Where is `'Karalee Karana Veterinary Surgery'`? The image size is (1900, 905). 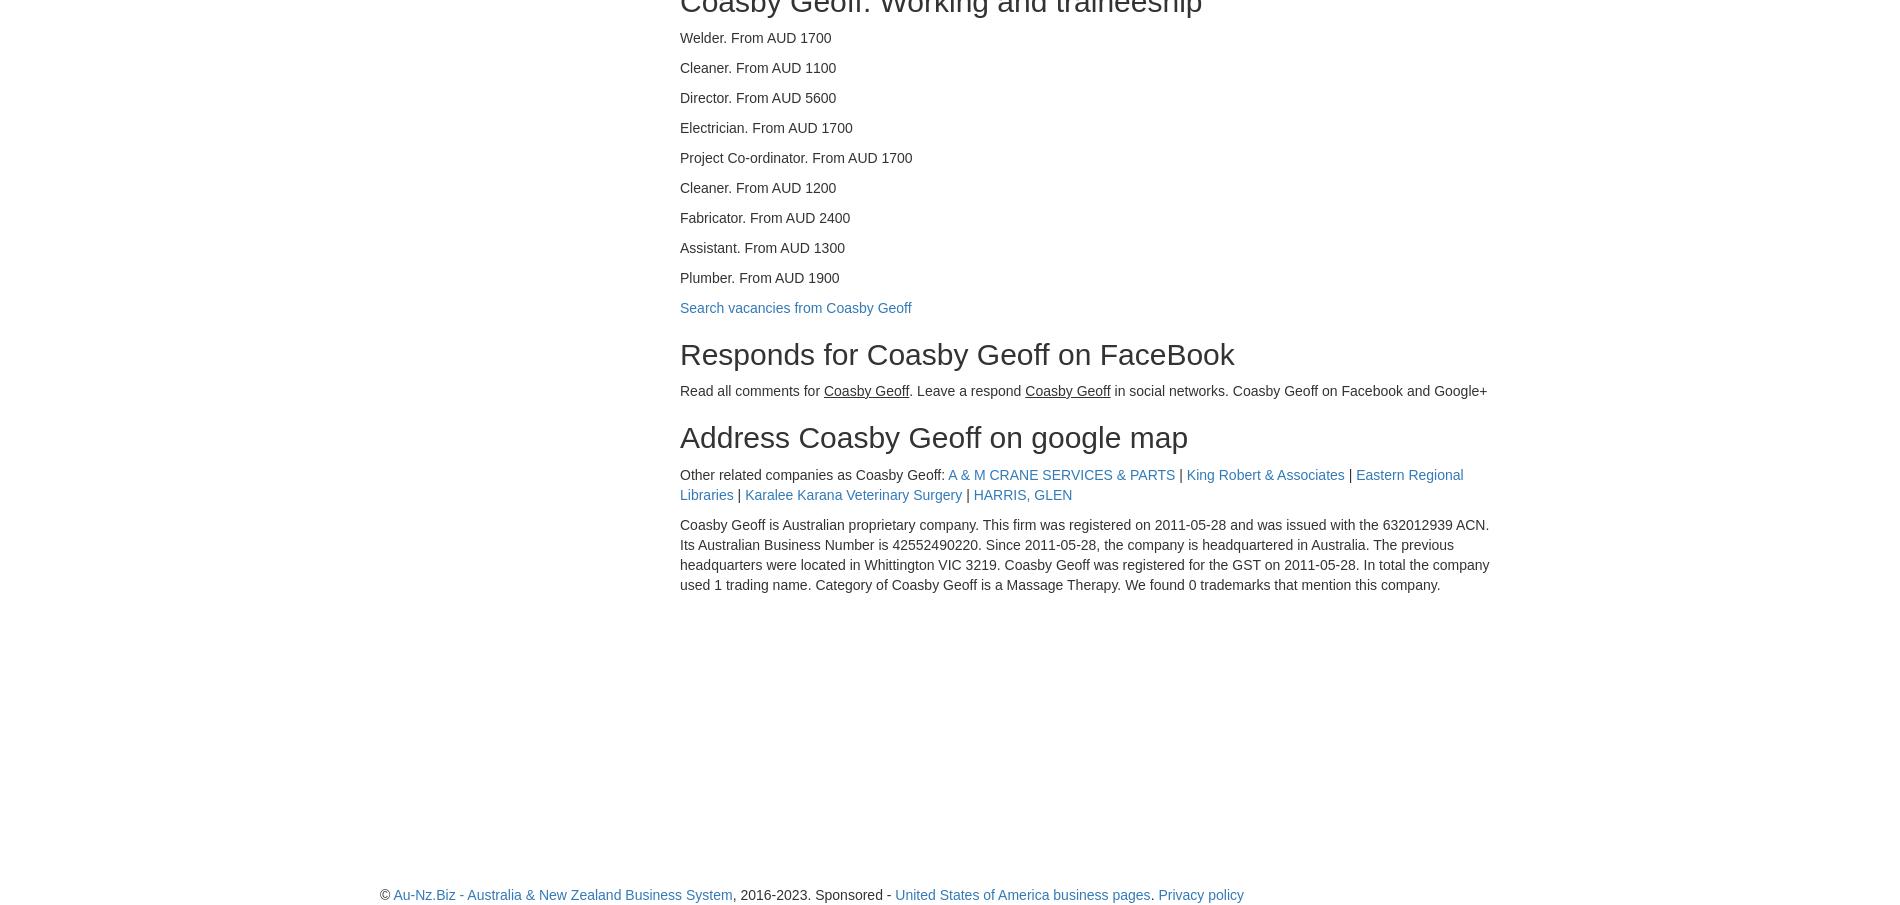
'Karalee Karana Veterinary Surgery' is located at coordinates (852, 494).